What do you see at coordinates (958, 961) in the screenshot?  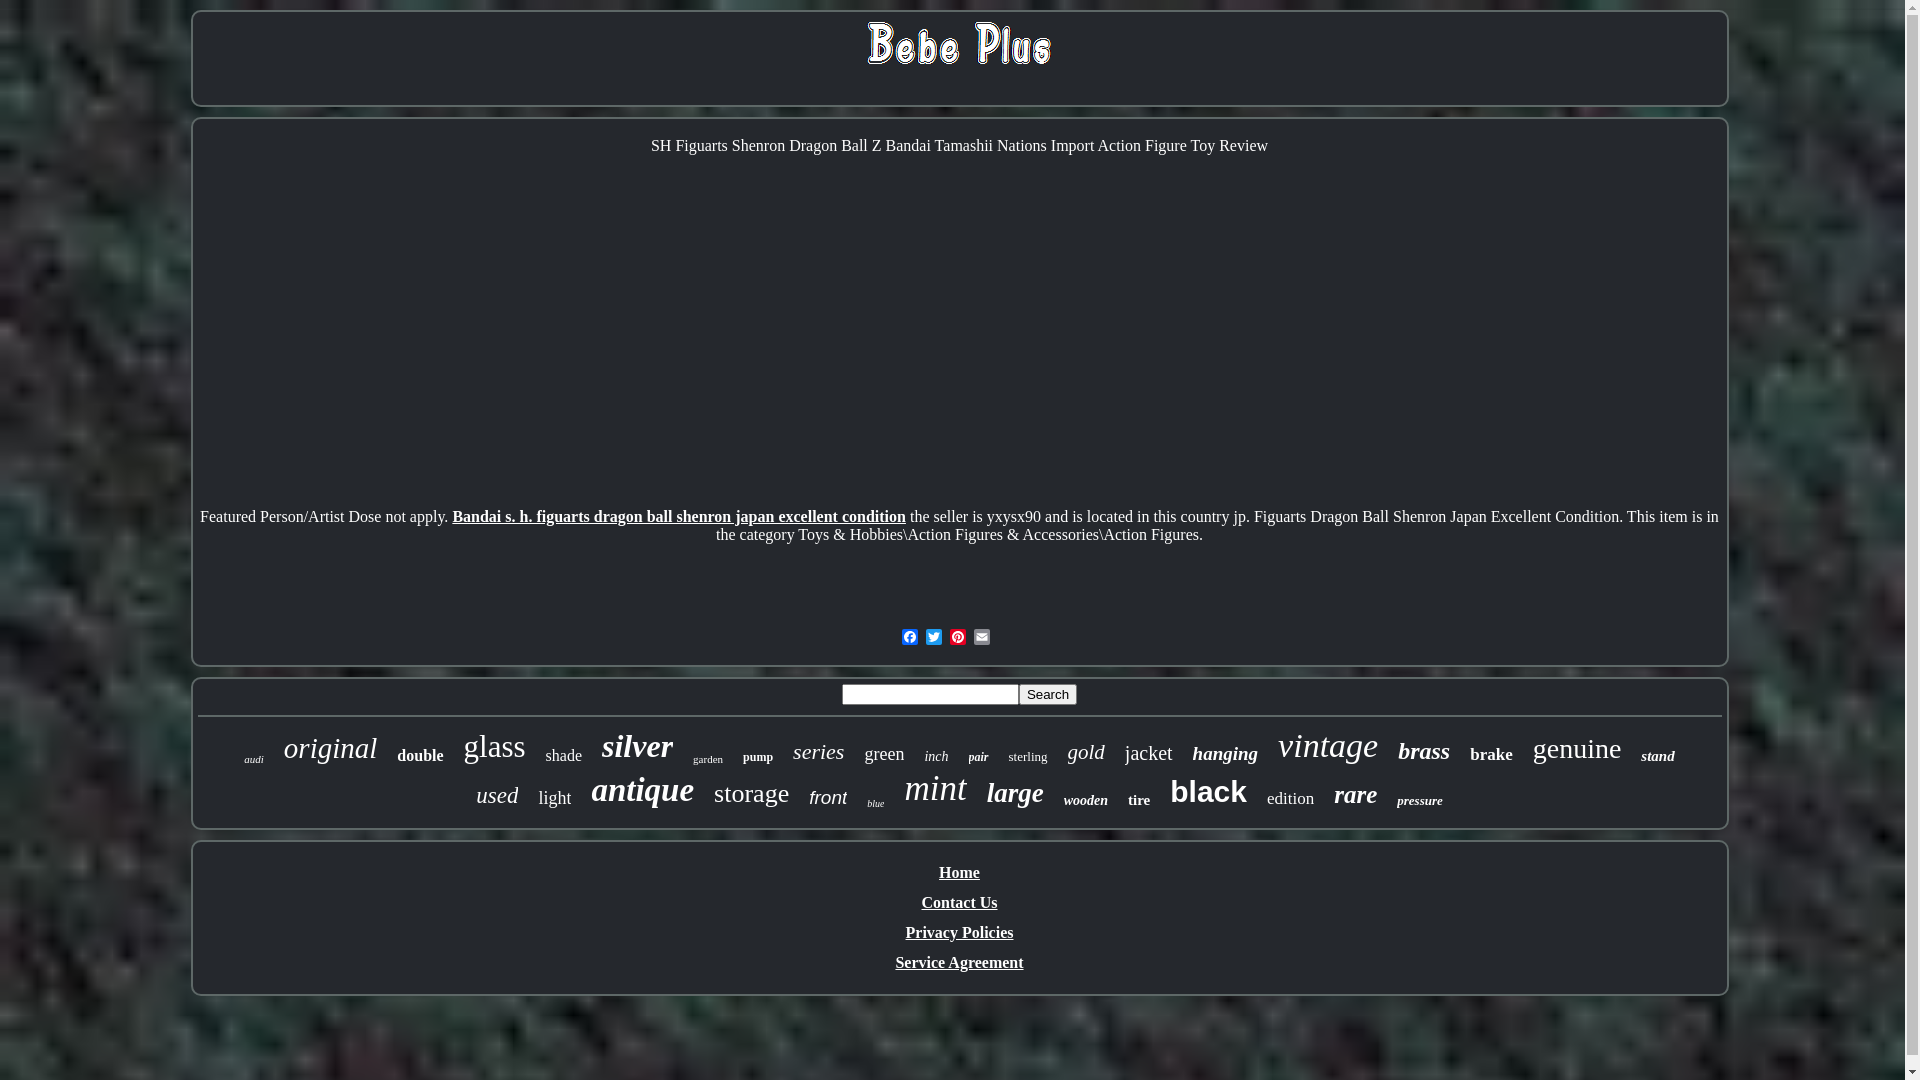 I see `'Service Agreement'` at bounding box center [958, 961].